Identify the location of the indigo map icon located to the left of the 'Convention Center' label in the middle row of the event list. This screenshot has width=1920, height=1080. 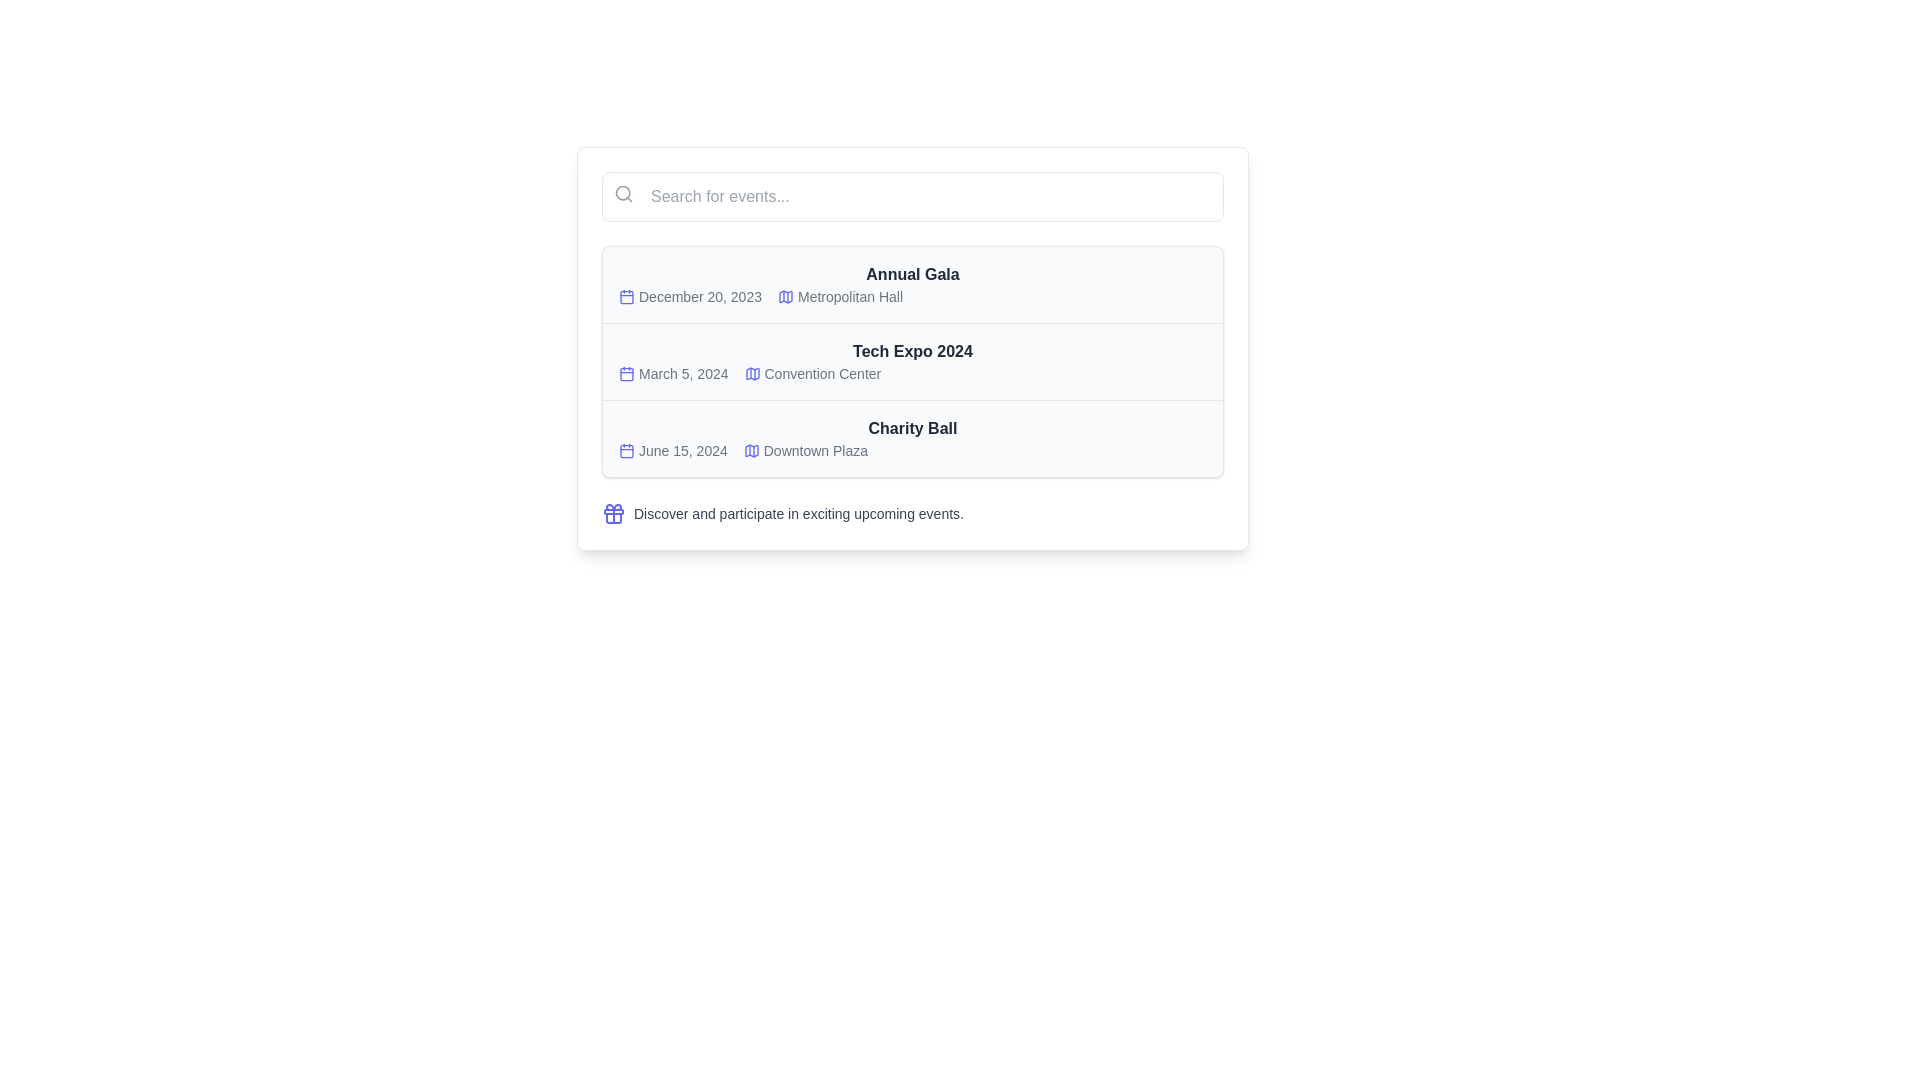
(751, 374).